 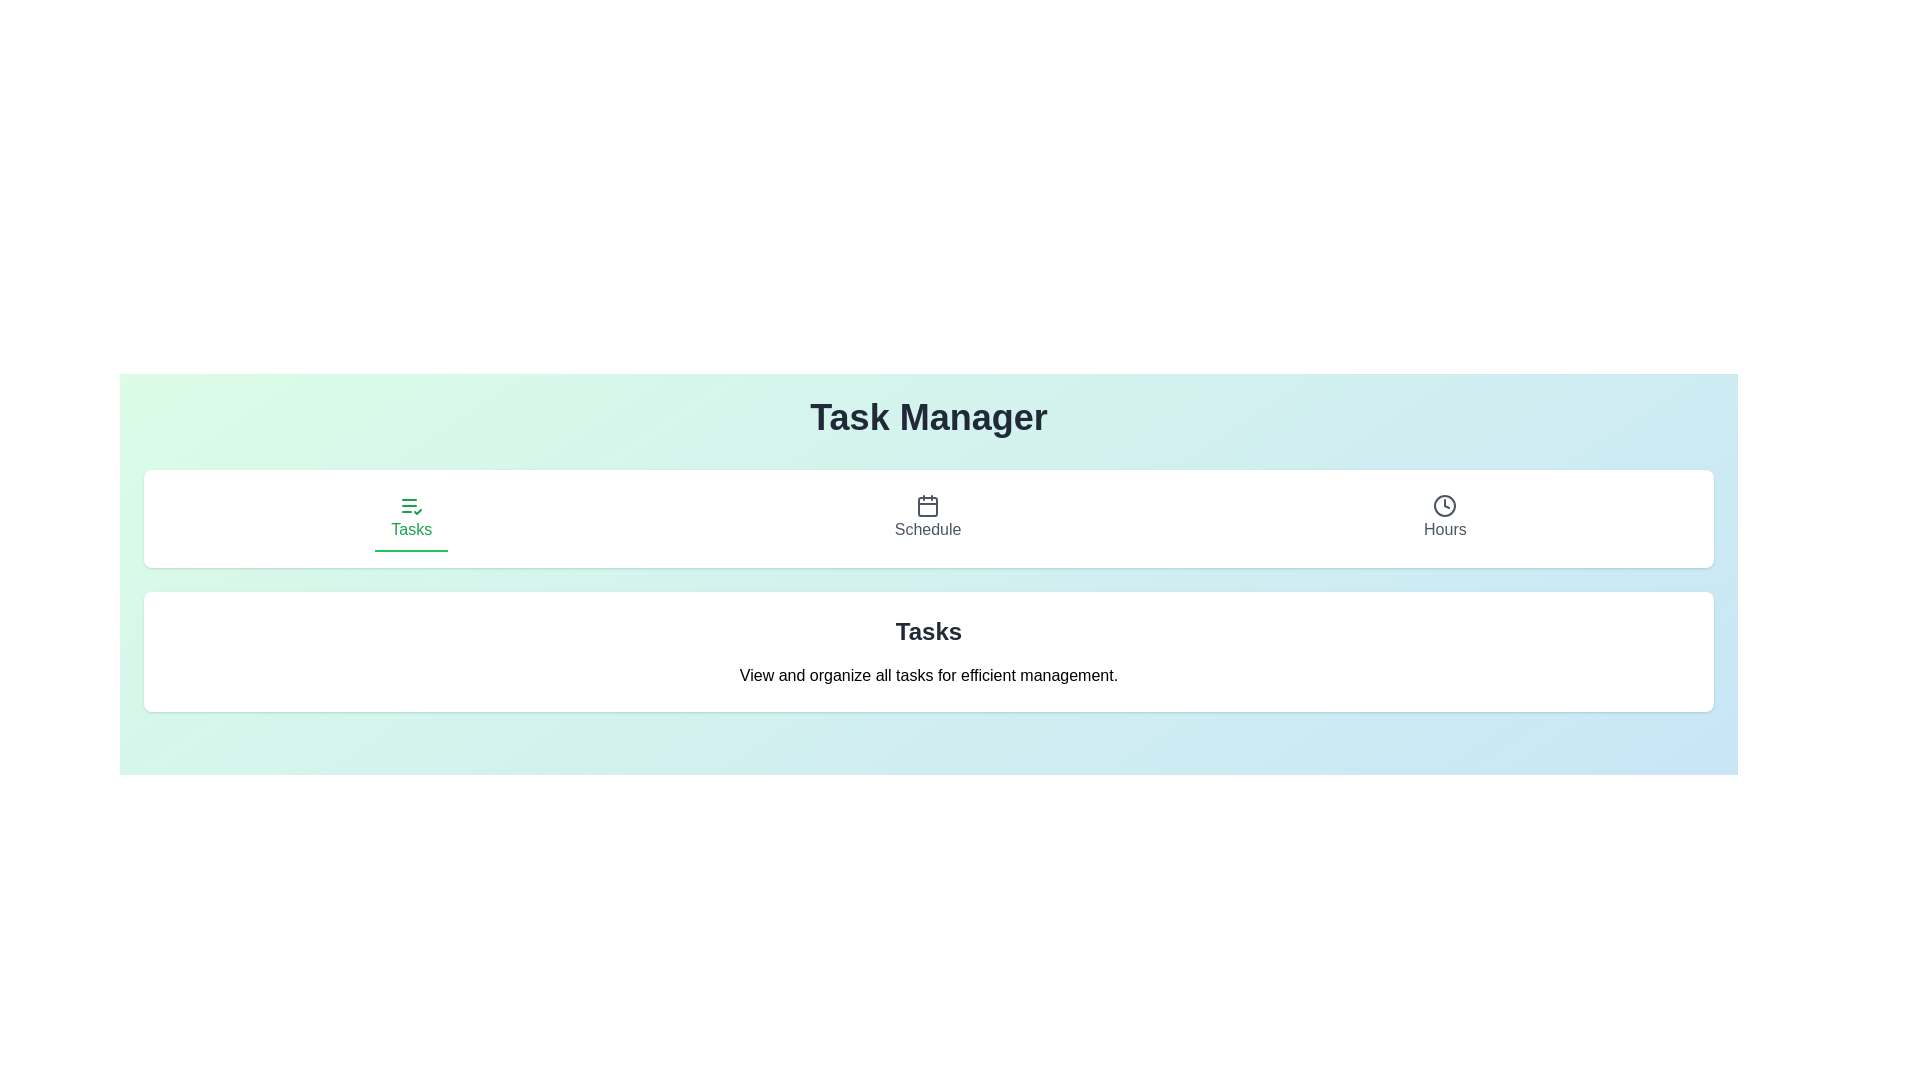 I want to click on the 'Tasks' text label in the navigation bar, which is styled in green and positioned beneath a list with a checkmark icon, so click(x=410, y=528).